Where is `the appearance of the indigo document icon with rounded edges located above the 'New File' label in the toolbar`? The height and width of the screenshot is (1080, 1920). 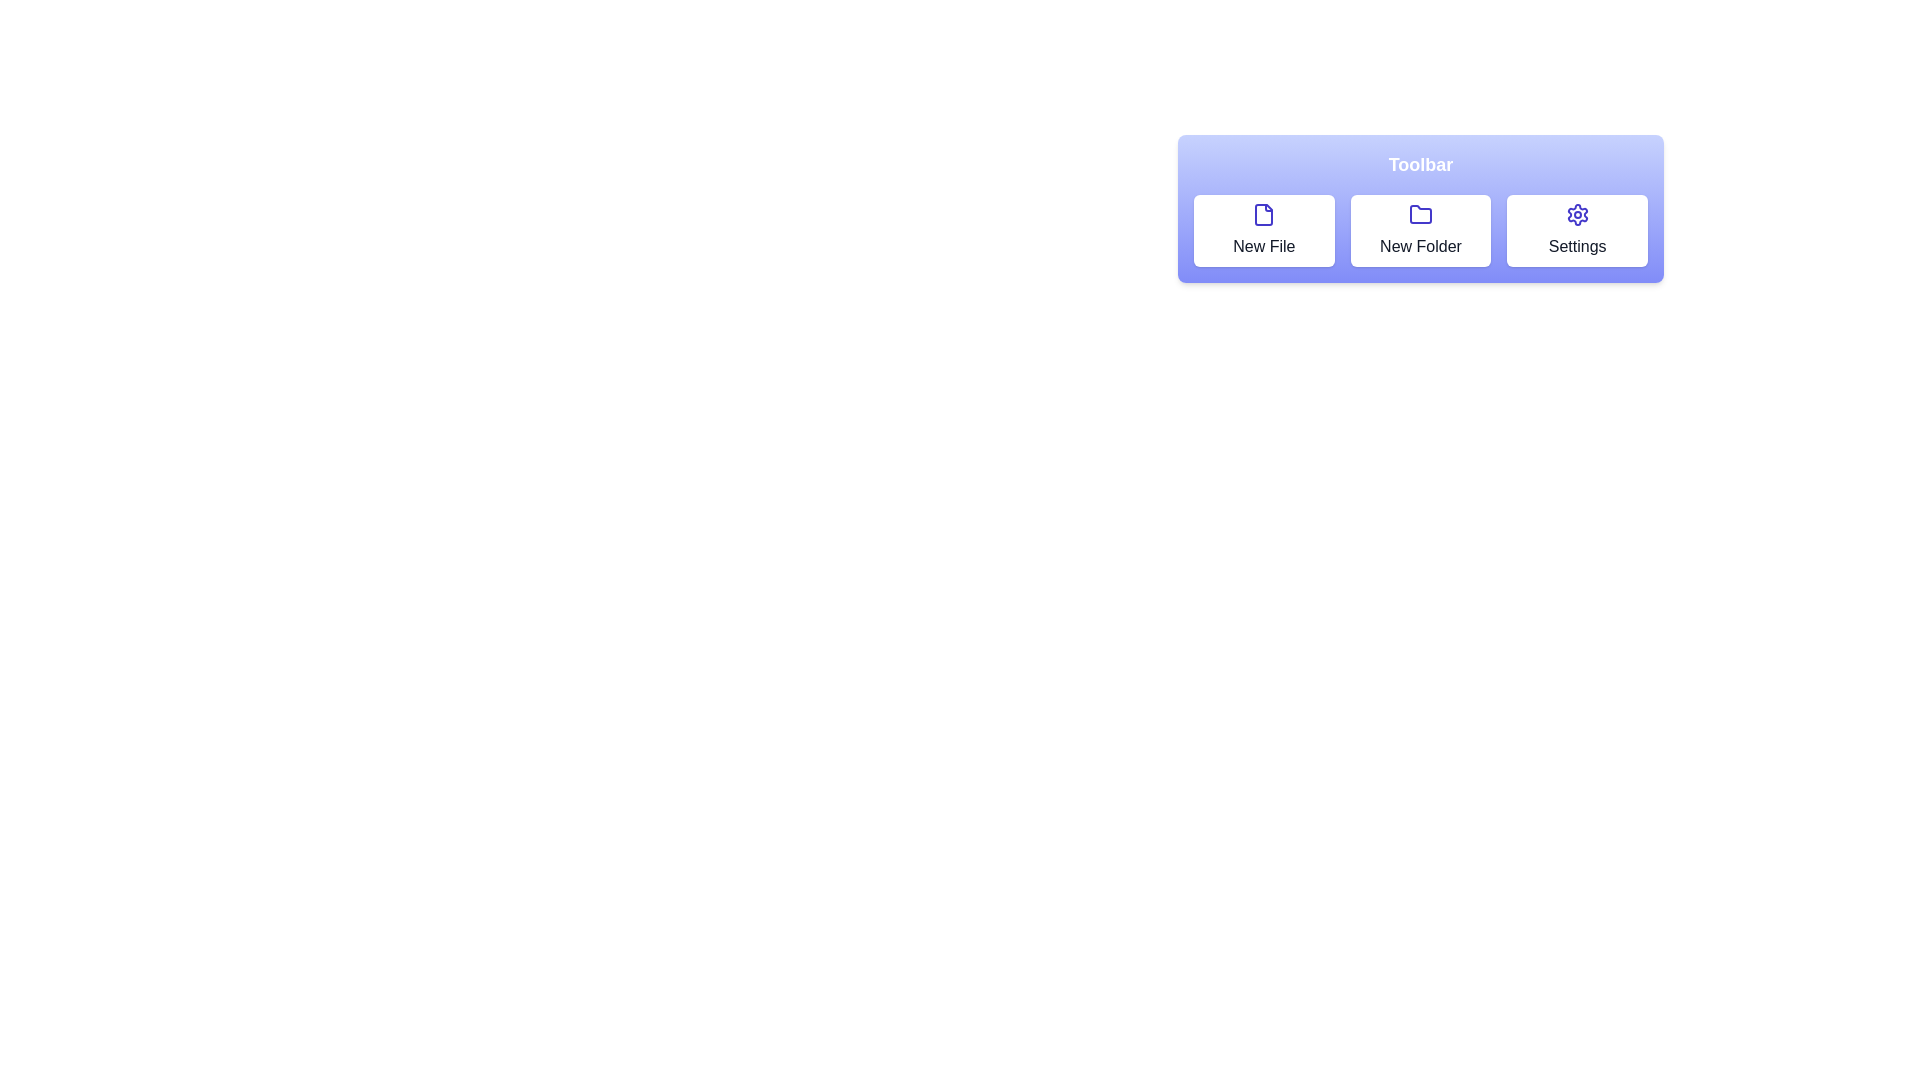 the appearance of the indigo document icon with rounded edges located above the 'New File' label in the toolbar is located at coordinates (1263, 215).